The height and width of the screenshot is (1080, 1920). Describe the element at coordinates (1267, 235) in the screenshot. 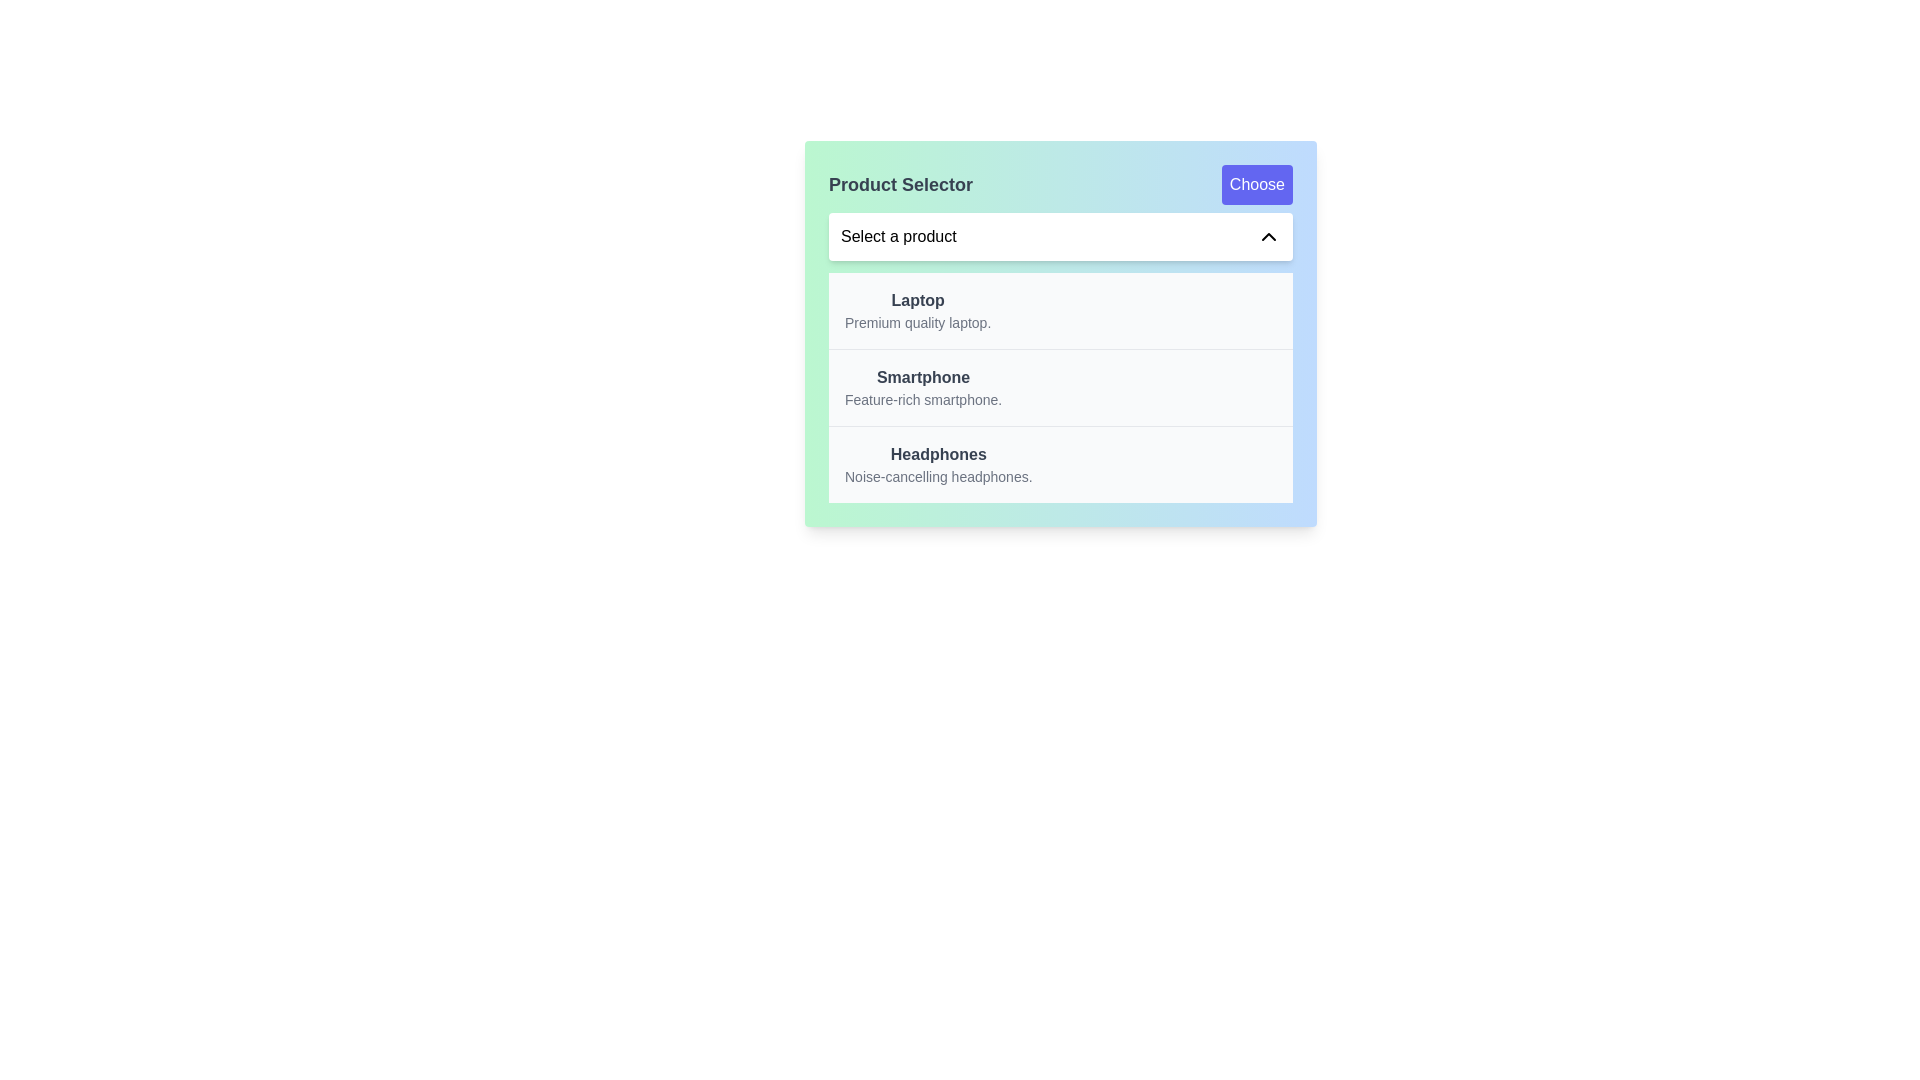

I see `the chevron icon in the dropdown selector's header section` at that location.